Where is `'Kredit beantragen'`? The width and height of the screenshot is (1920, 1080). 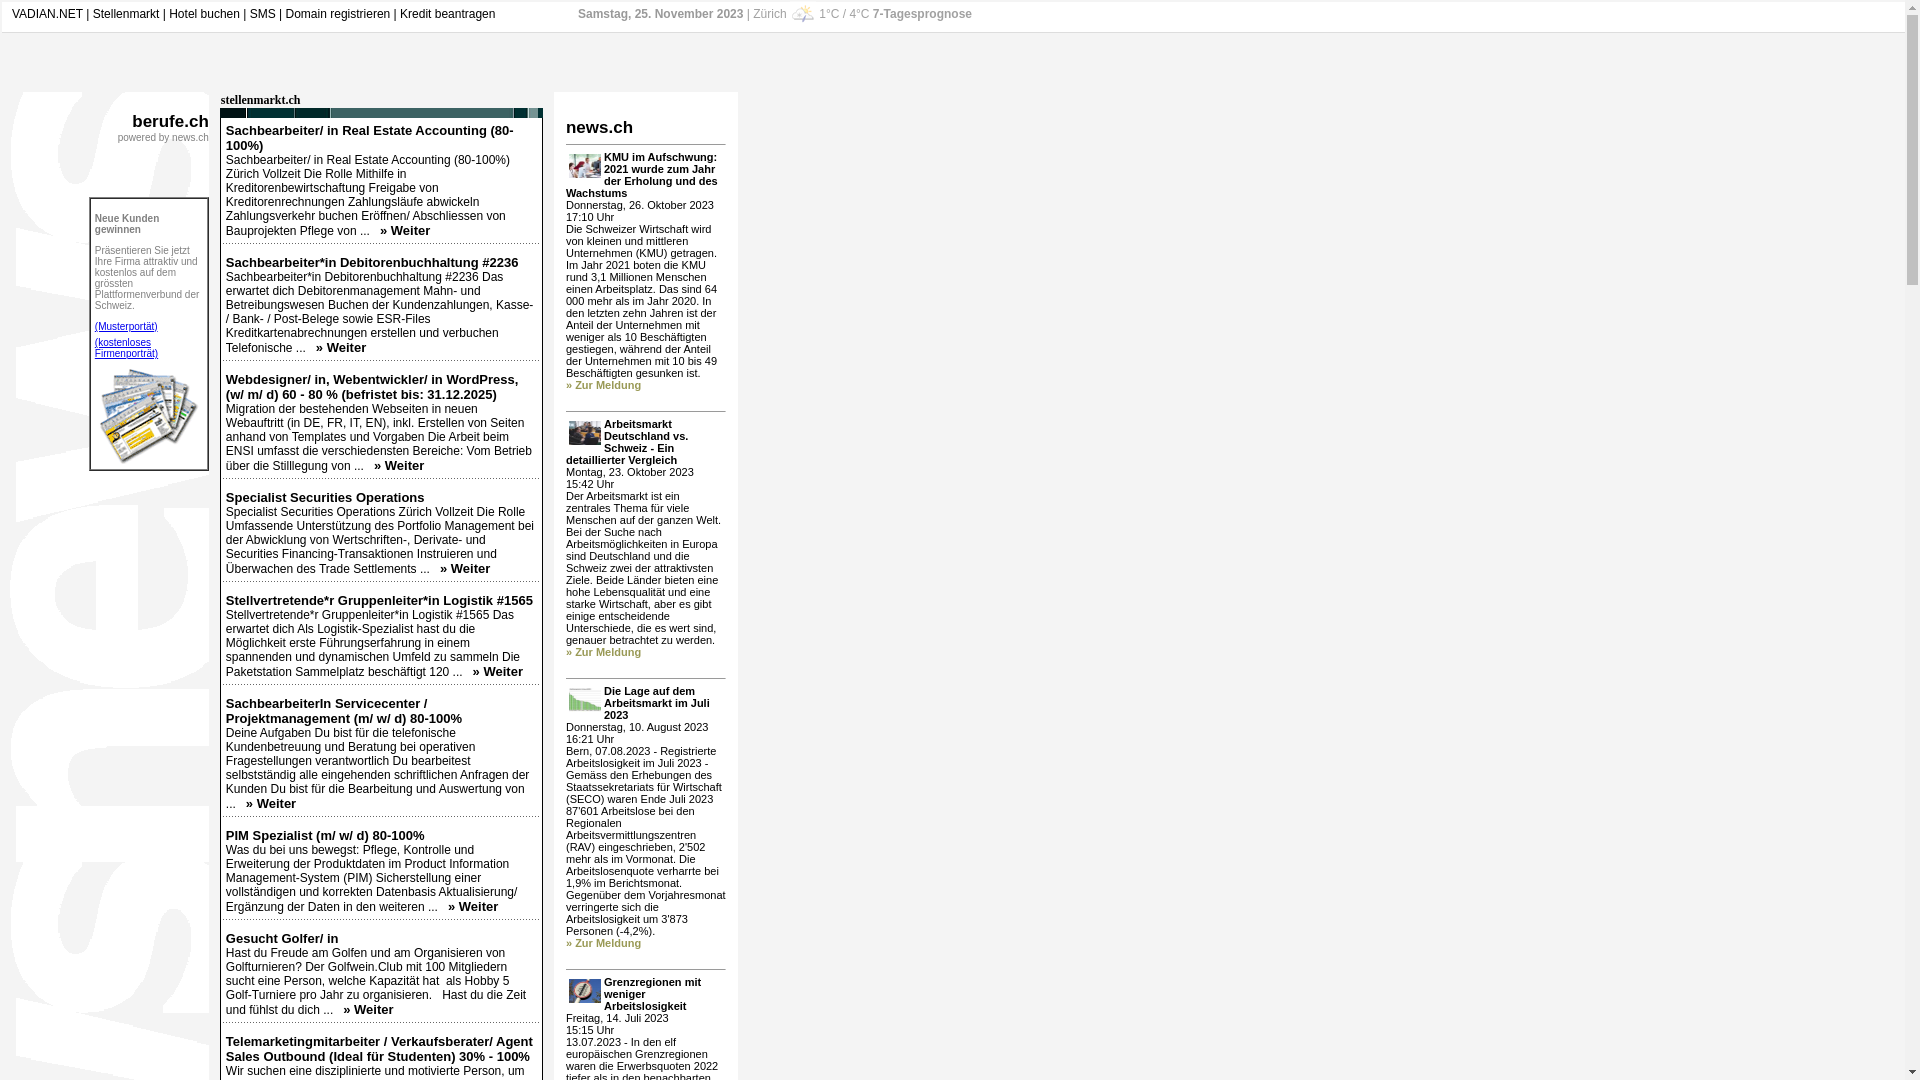
'Kredit beantragen' is located at coordinates (399, 14).